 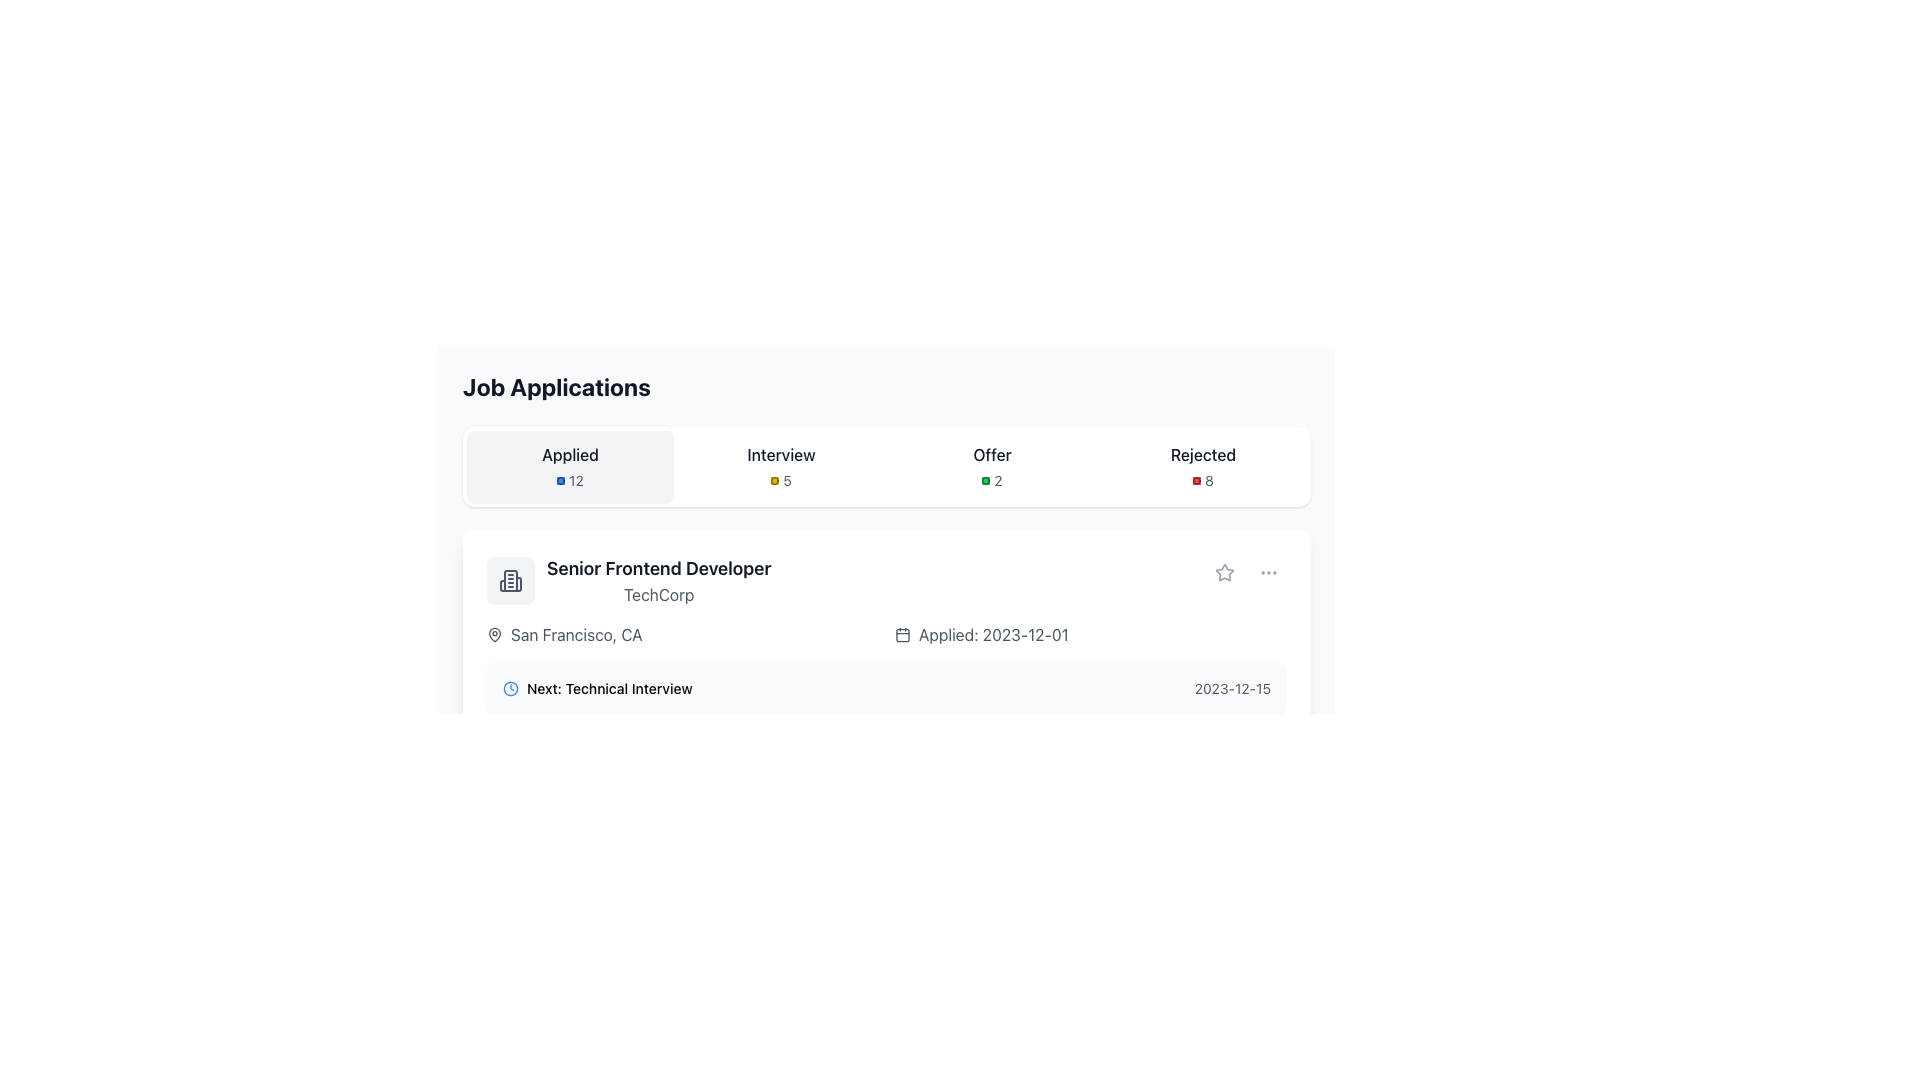 What do you see at coordinates (1267, 573) in the screenshot?
I see `the More Options/Ellipsis button, which is represented by three horizontal dots and is located in the top-right of a job application entry` at bounding box center [1267, 573].